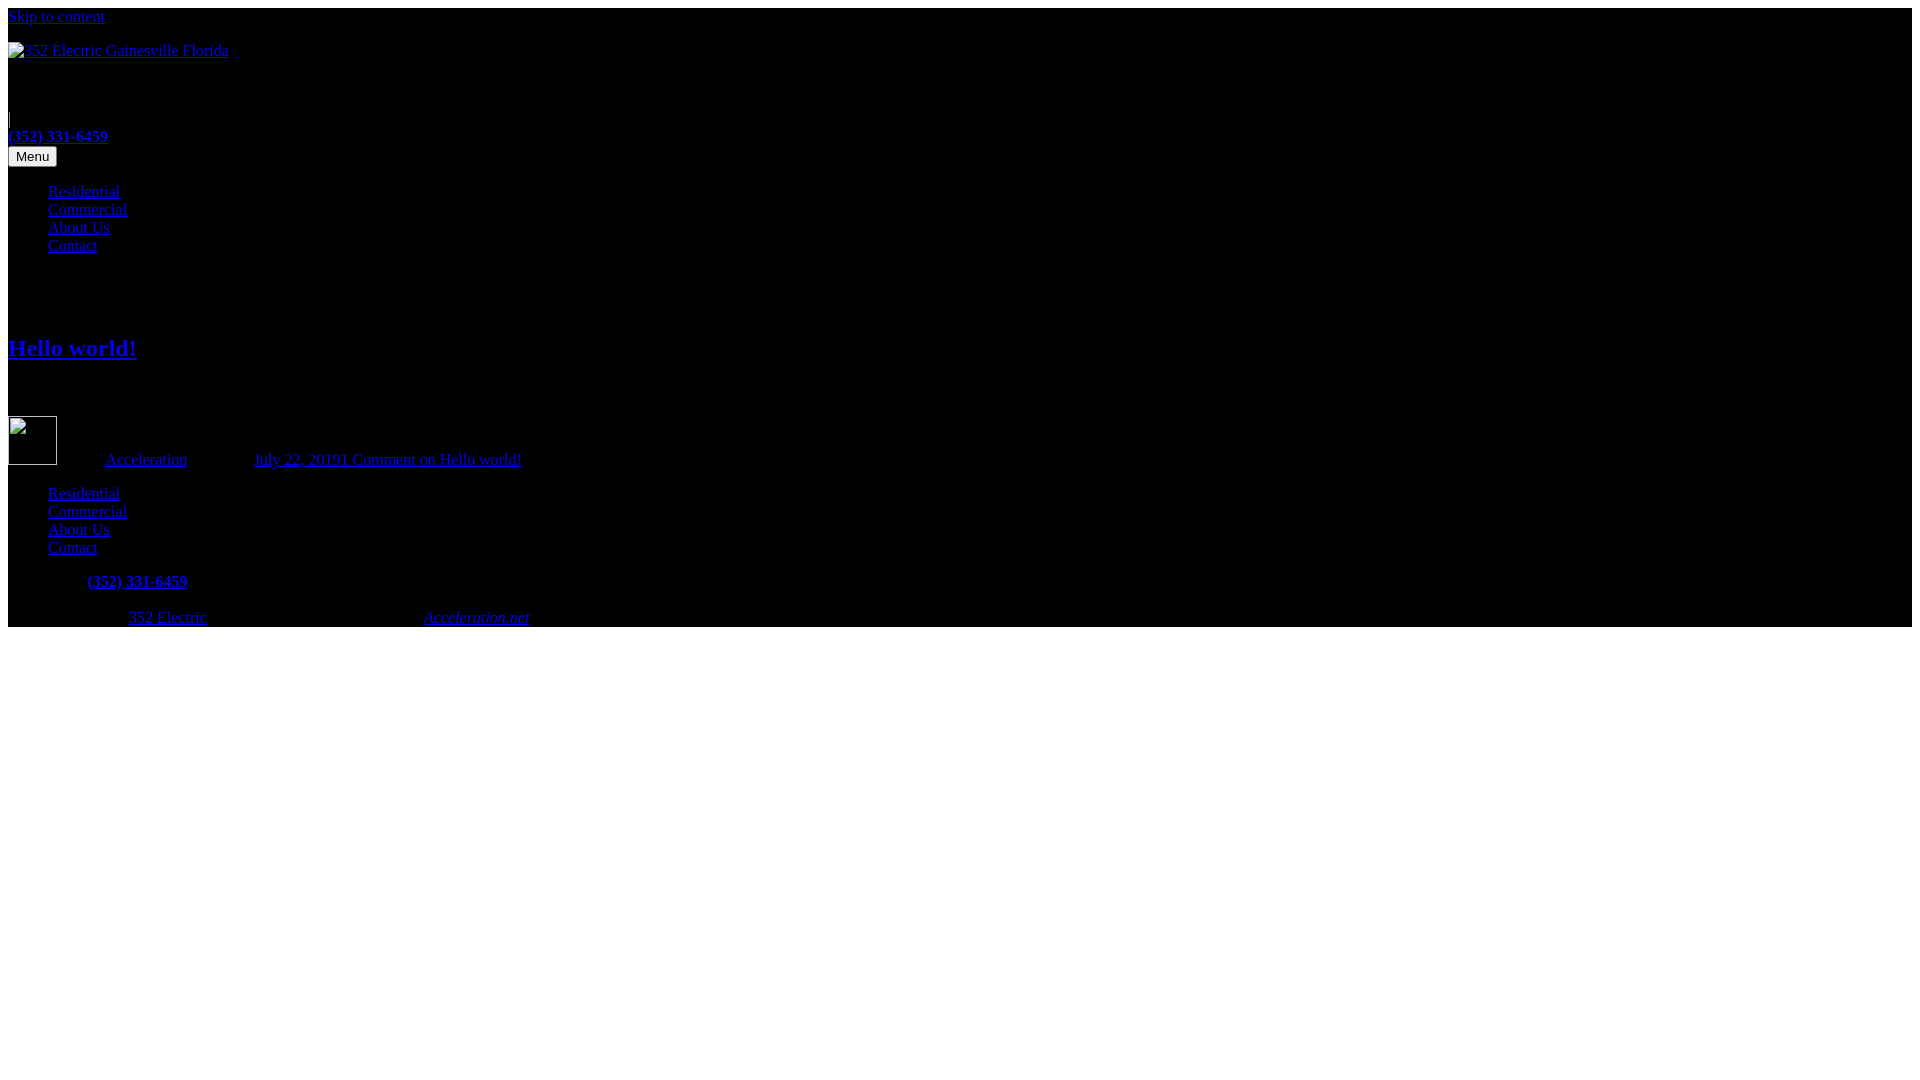 This screenshot has width=1920, height=1080. Describe the element at coordinates (475, 616) in the screenshot. I see `'Acceleration.net'` at that location.